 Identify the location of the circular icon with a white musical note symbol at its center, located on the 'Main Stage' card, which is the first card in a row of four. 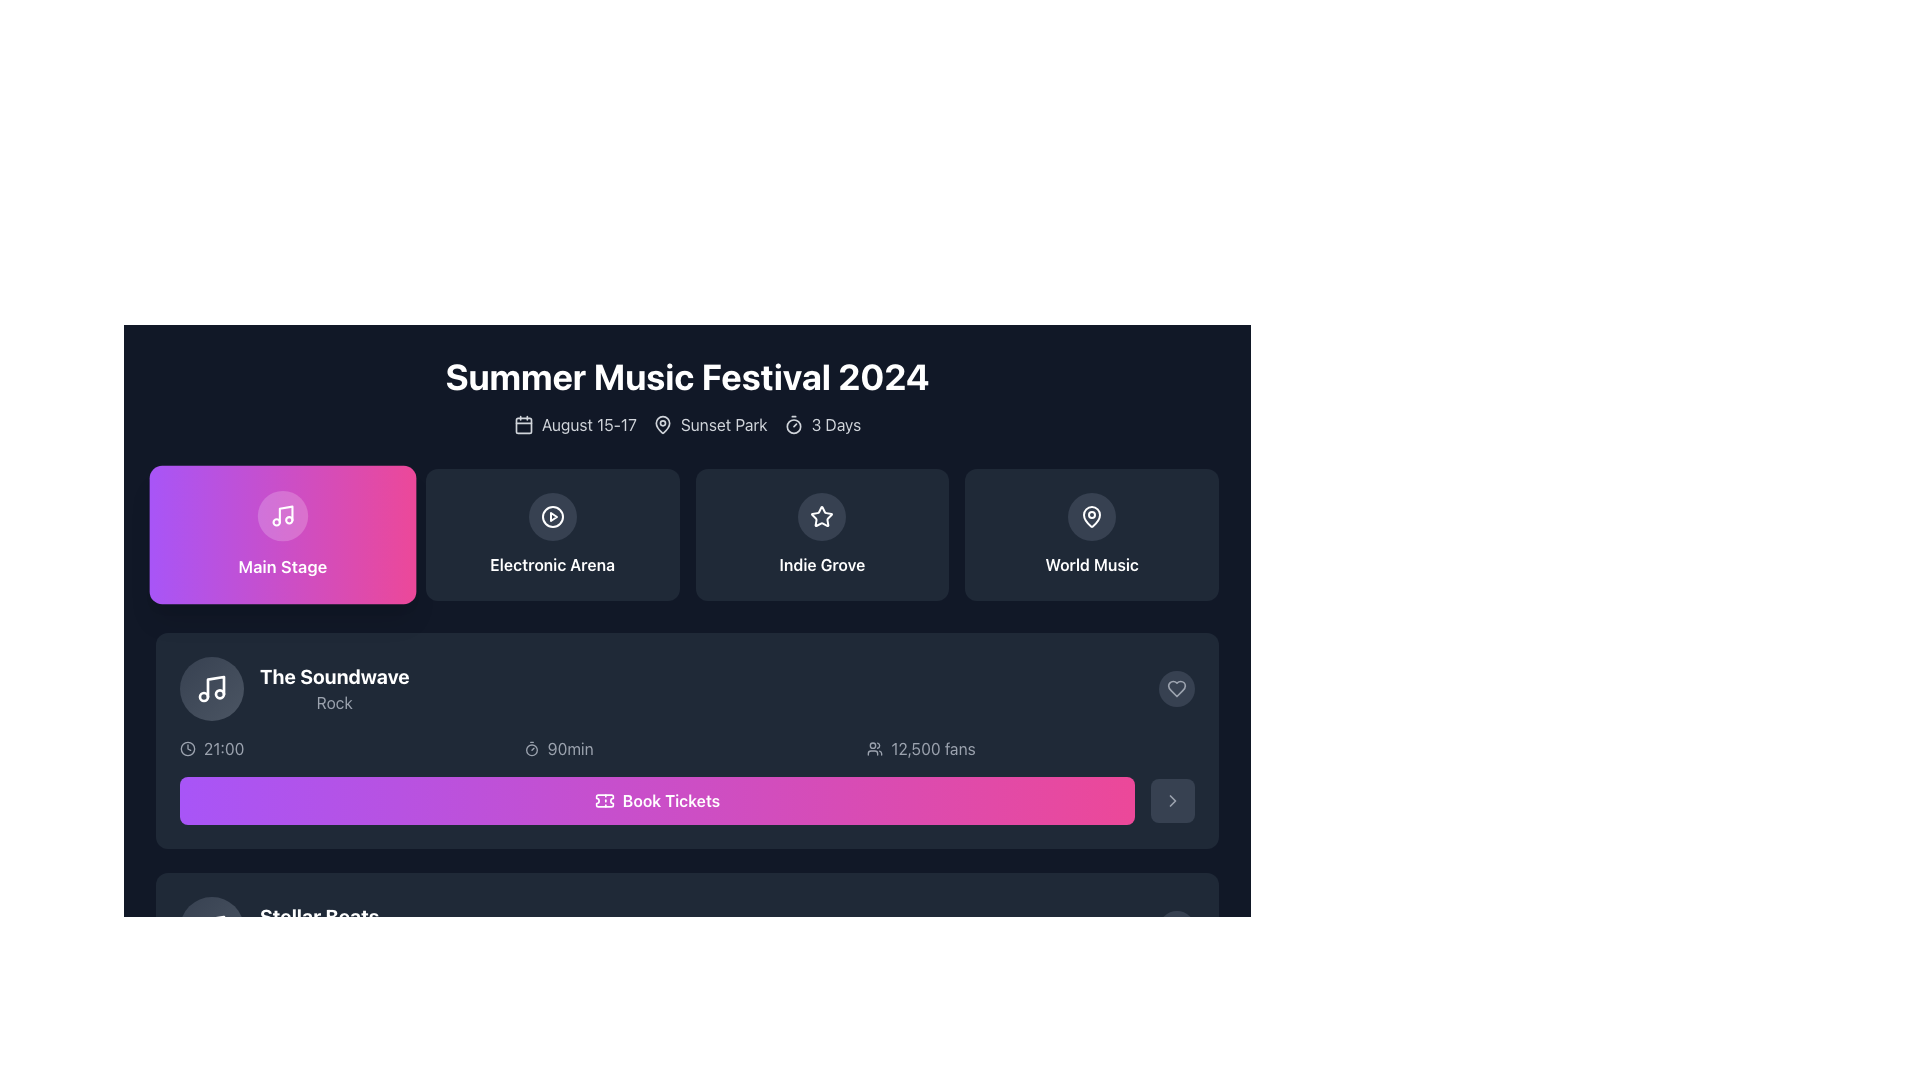
(281, 515).